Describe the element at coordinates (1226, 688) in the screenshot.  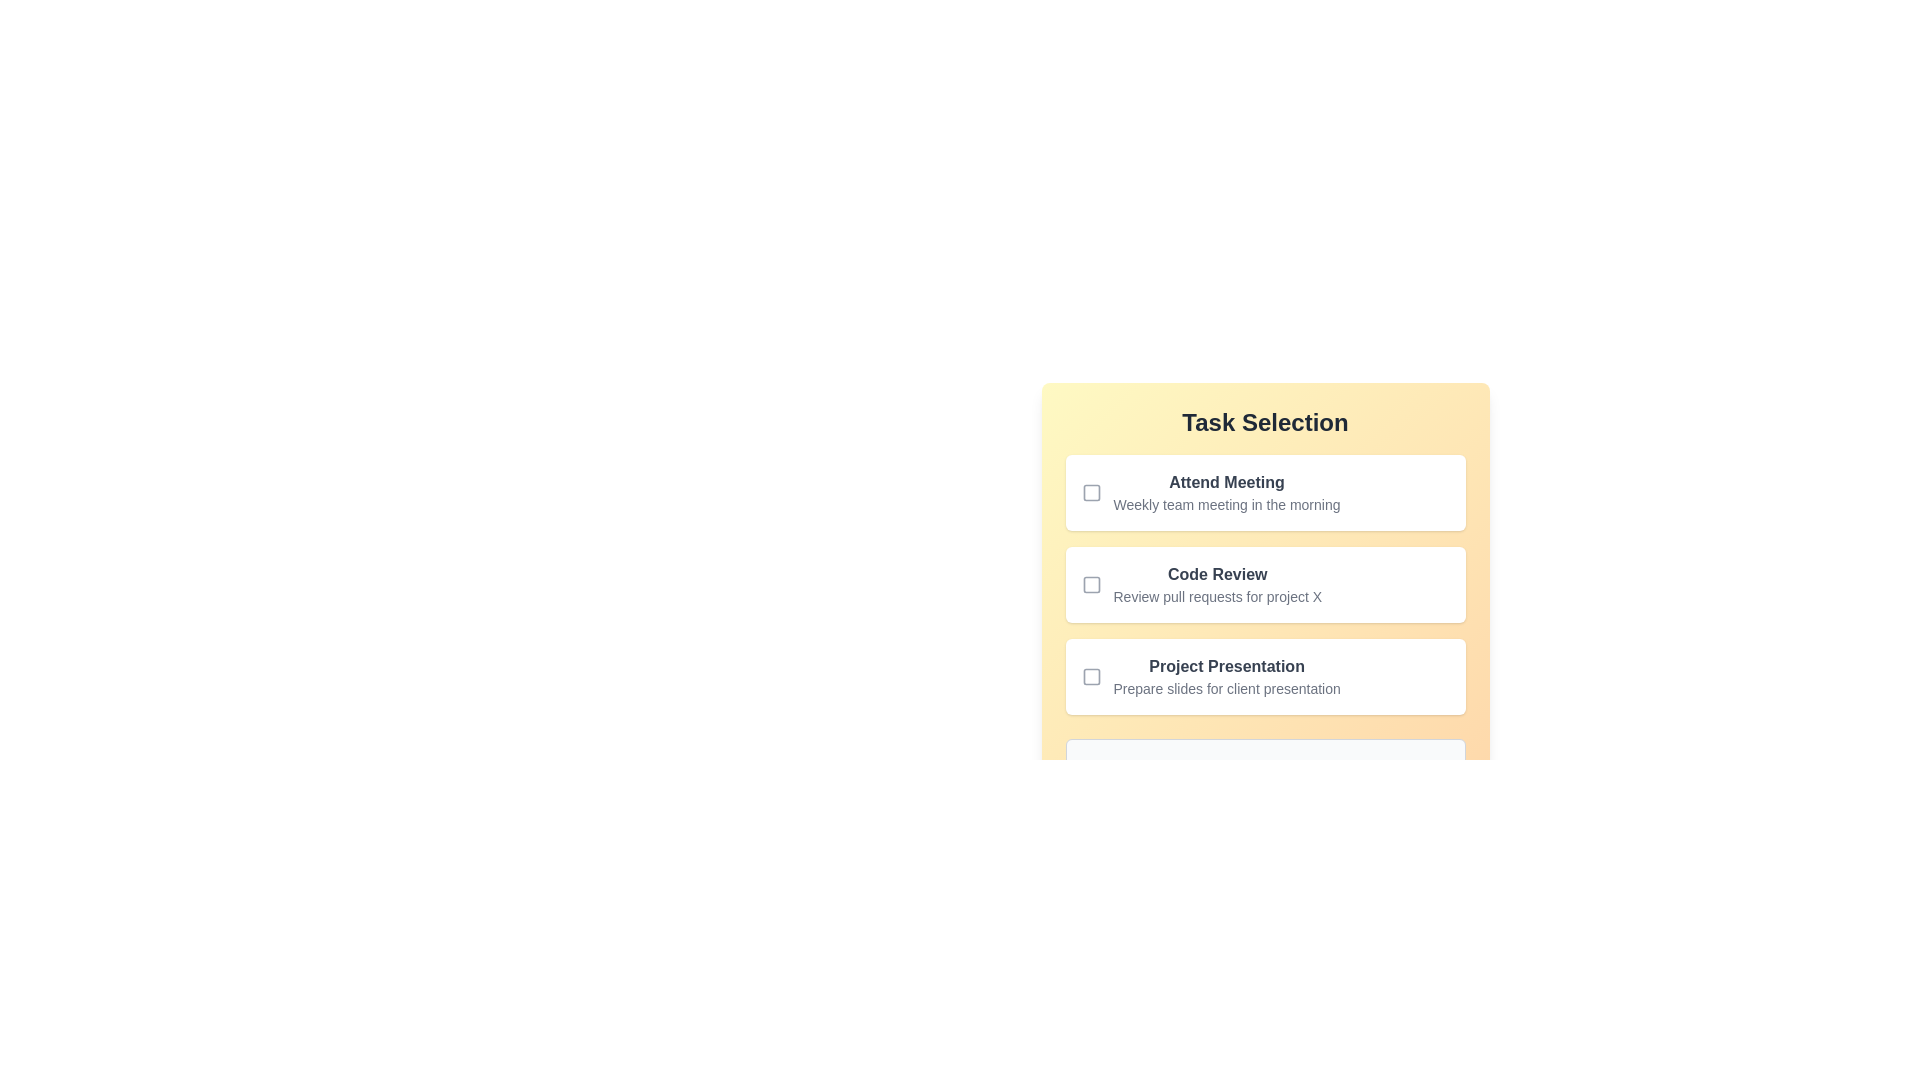
I see `the static text that reads 'Prepare slides for client presentation,' which is located below the bold text 'Project Presentation' in the yellow pane` at that location.